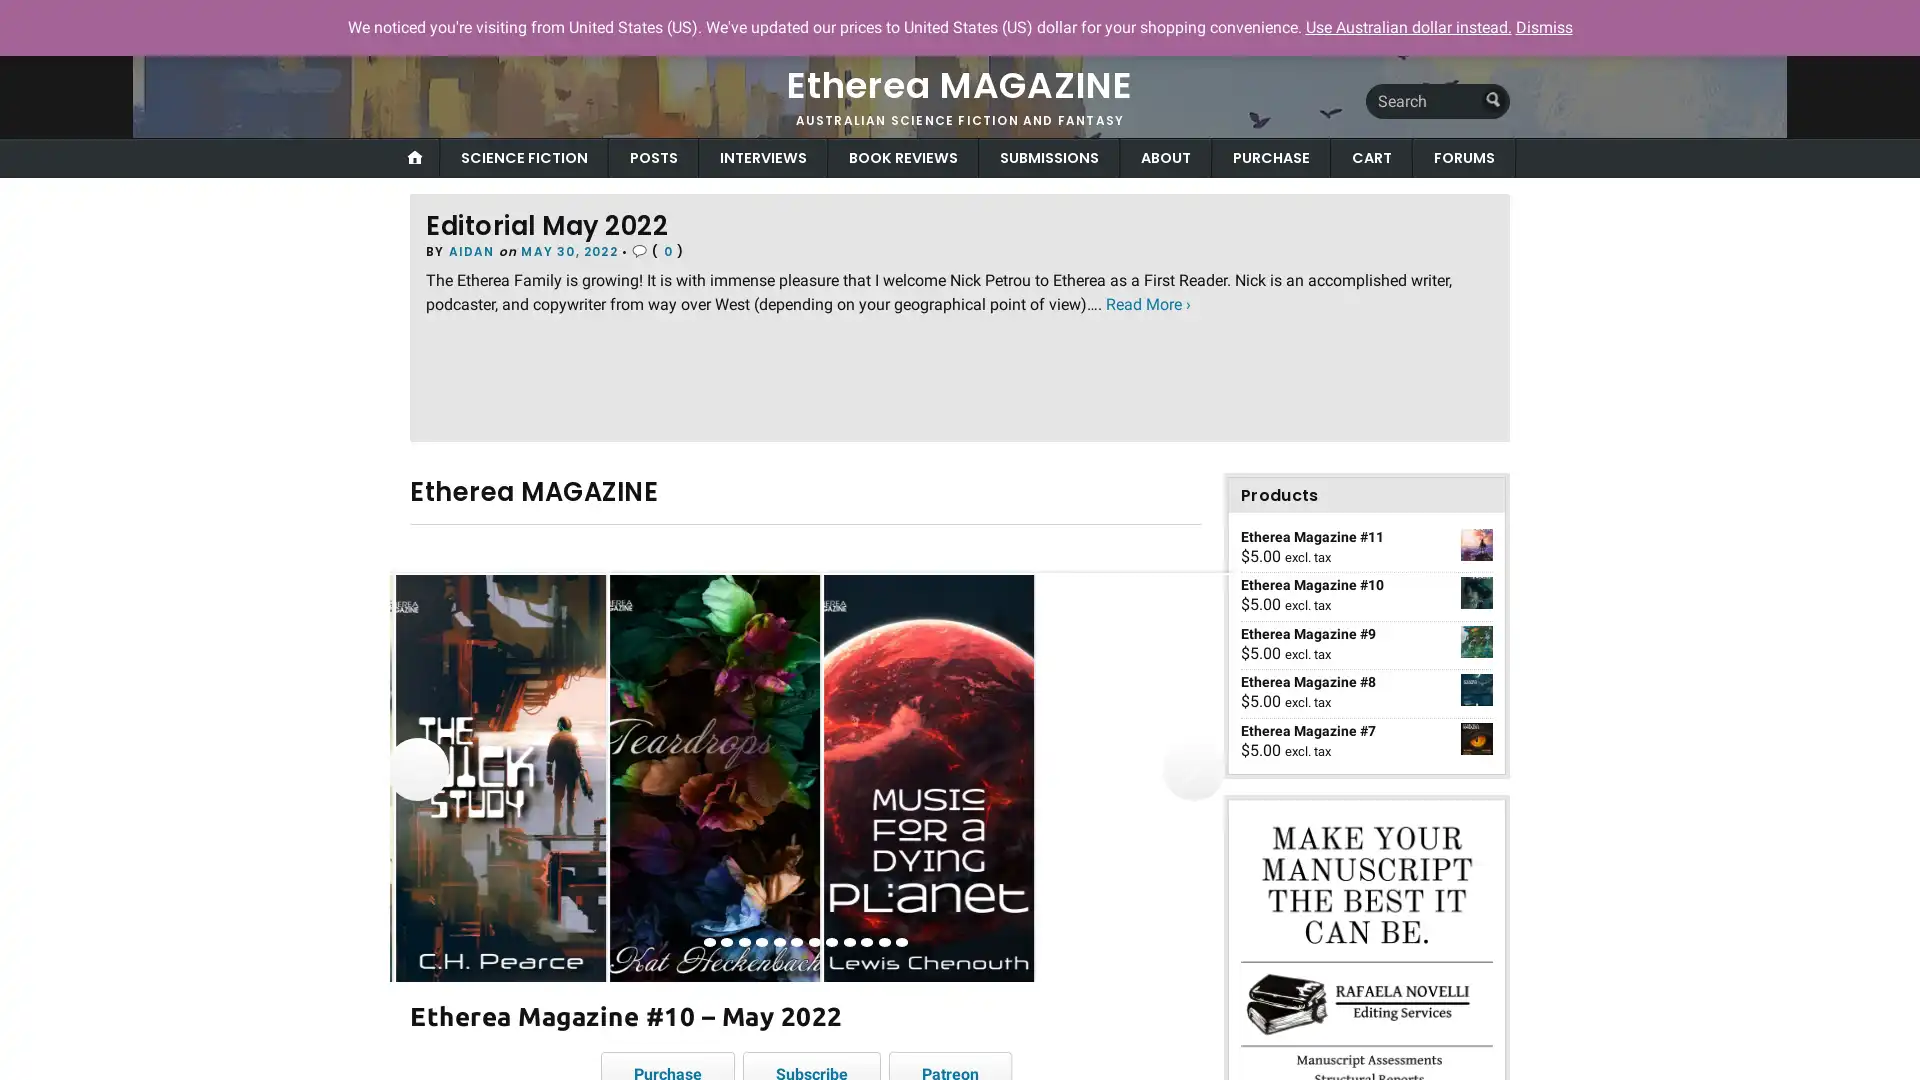 This screenshot has width=1920, height=1080. Describe the element at coordinates (761, 941) in the screenshot. I see `view image 4 of 12 in carousel` at that location.